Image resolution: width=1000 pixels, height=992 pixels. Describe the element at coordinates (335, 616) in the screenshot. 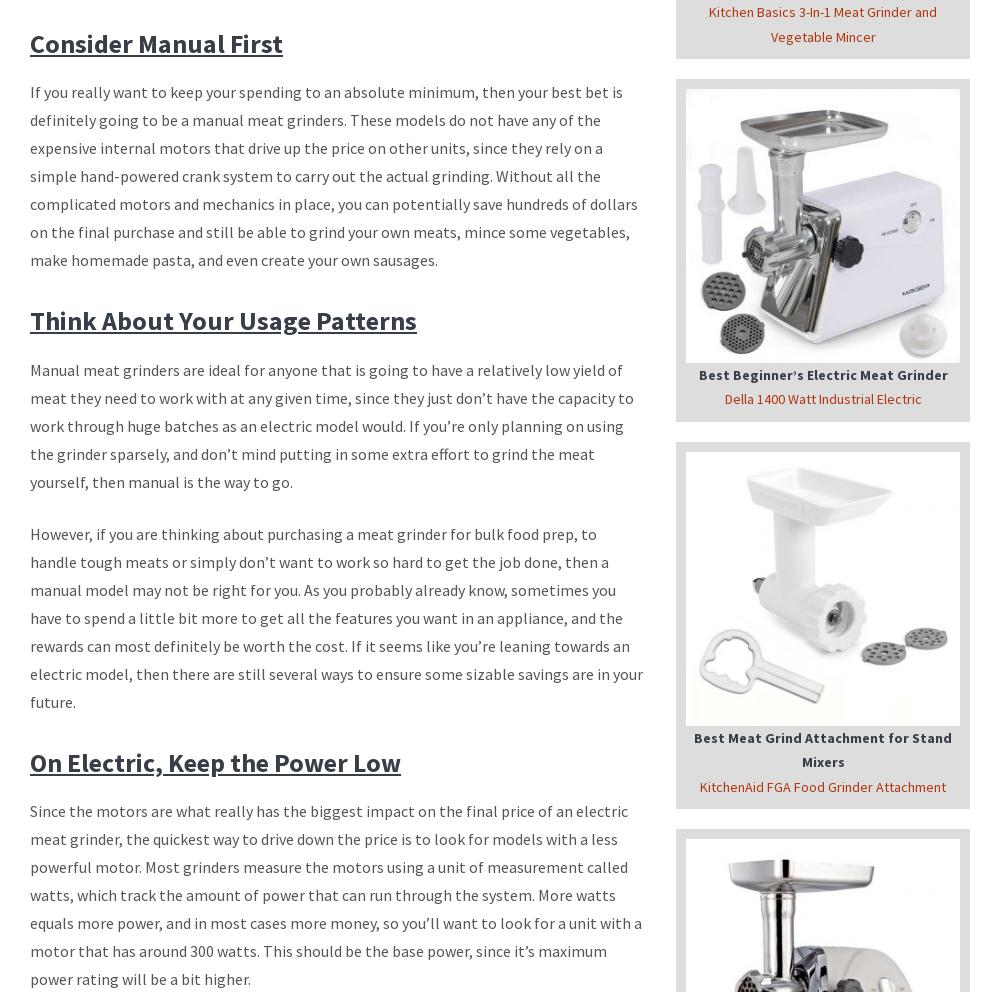

I see `'However, if you are thinking about purchasing a meat grinder for bulk food prep, to handle tough meats or simply don’t want to work so hard to get the job done, then a manual model may not be right for you. As you probably already know, sometimes you have to spend a little bit more to get all the features you want in an appliance, and the rewards can most definitely be worth the cost. If it seems like you’re leaning towards an electric model, then there are still several ways to ensure some sizable savings are in your future.'` at that location.